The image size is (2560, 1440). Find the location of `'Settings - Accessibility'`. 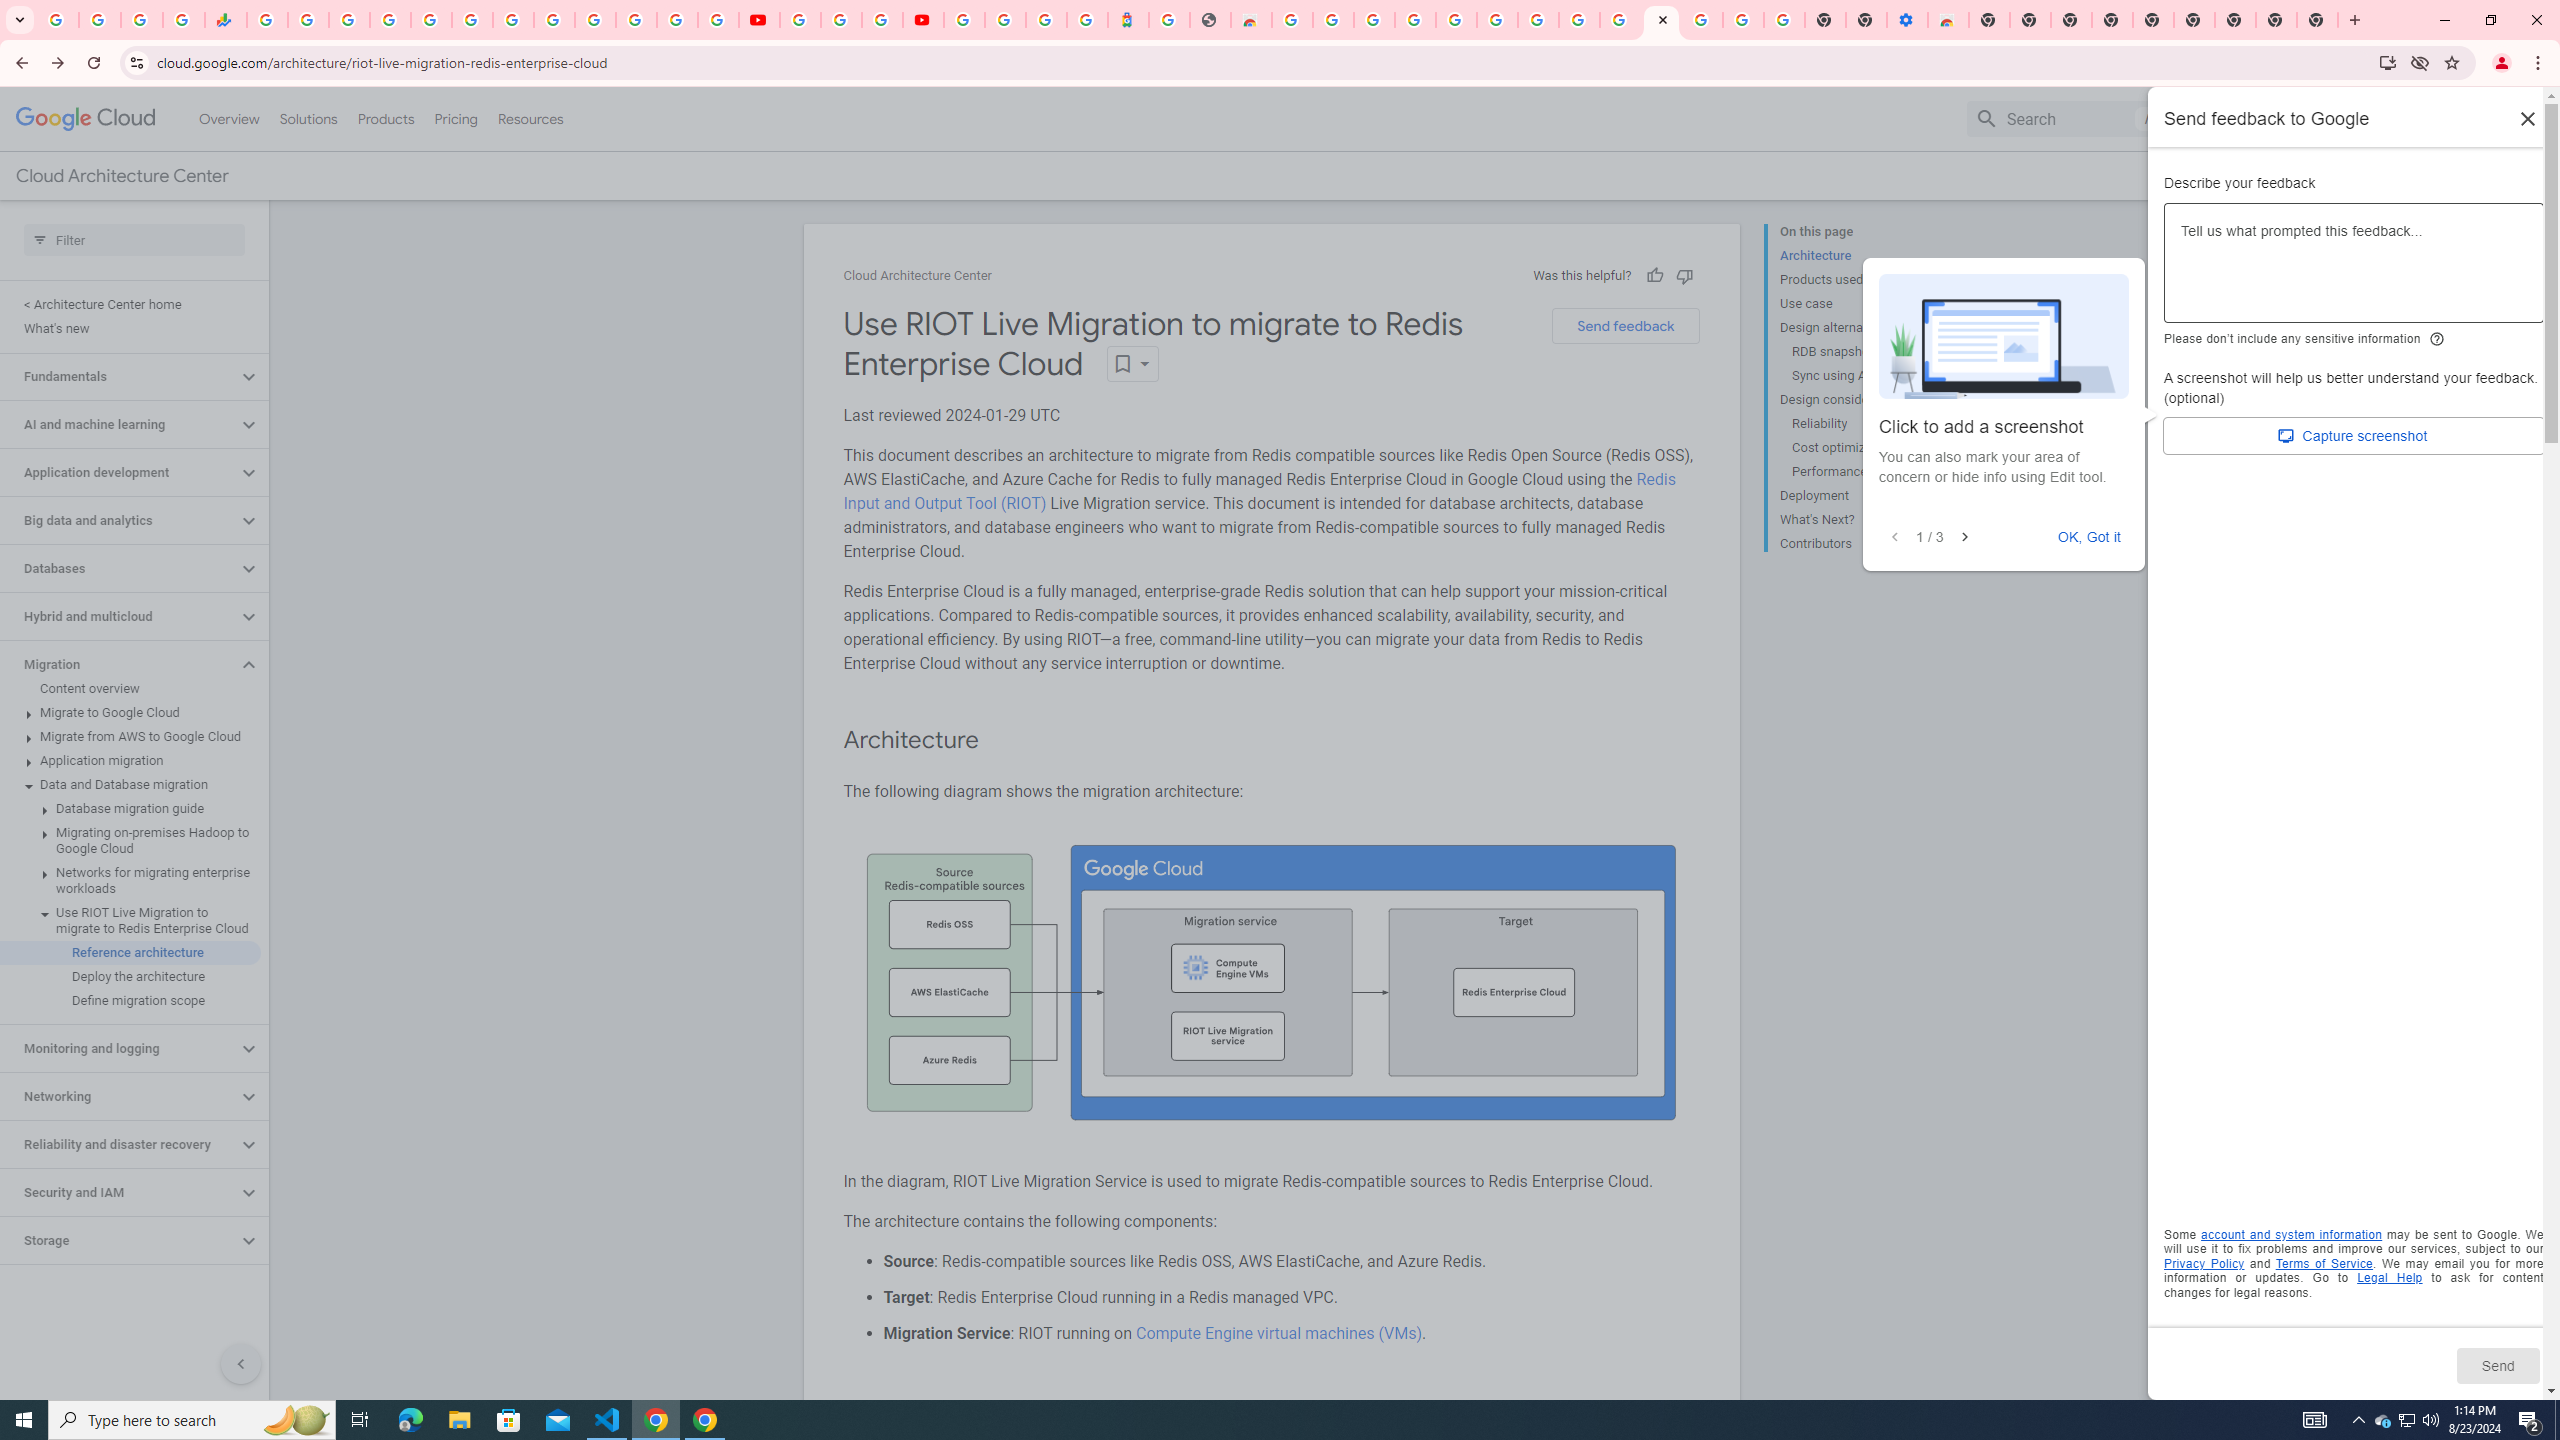

'Settings - Accessibility' is located at coordinates (1907, 19).